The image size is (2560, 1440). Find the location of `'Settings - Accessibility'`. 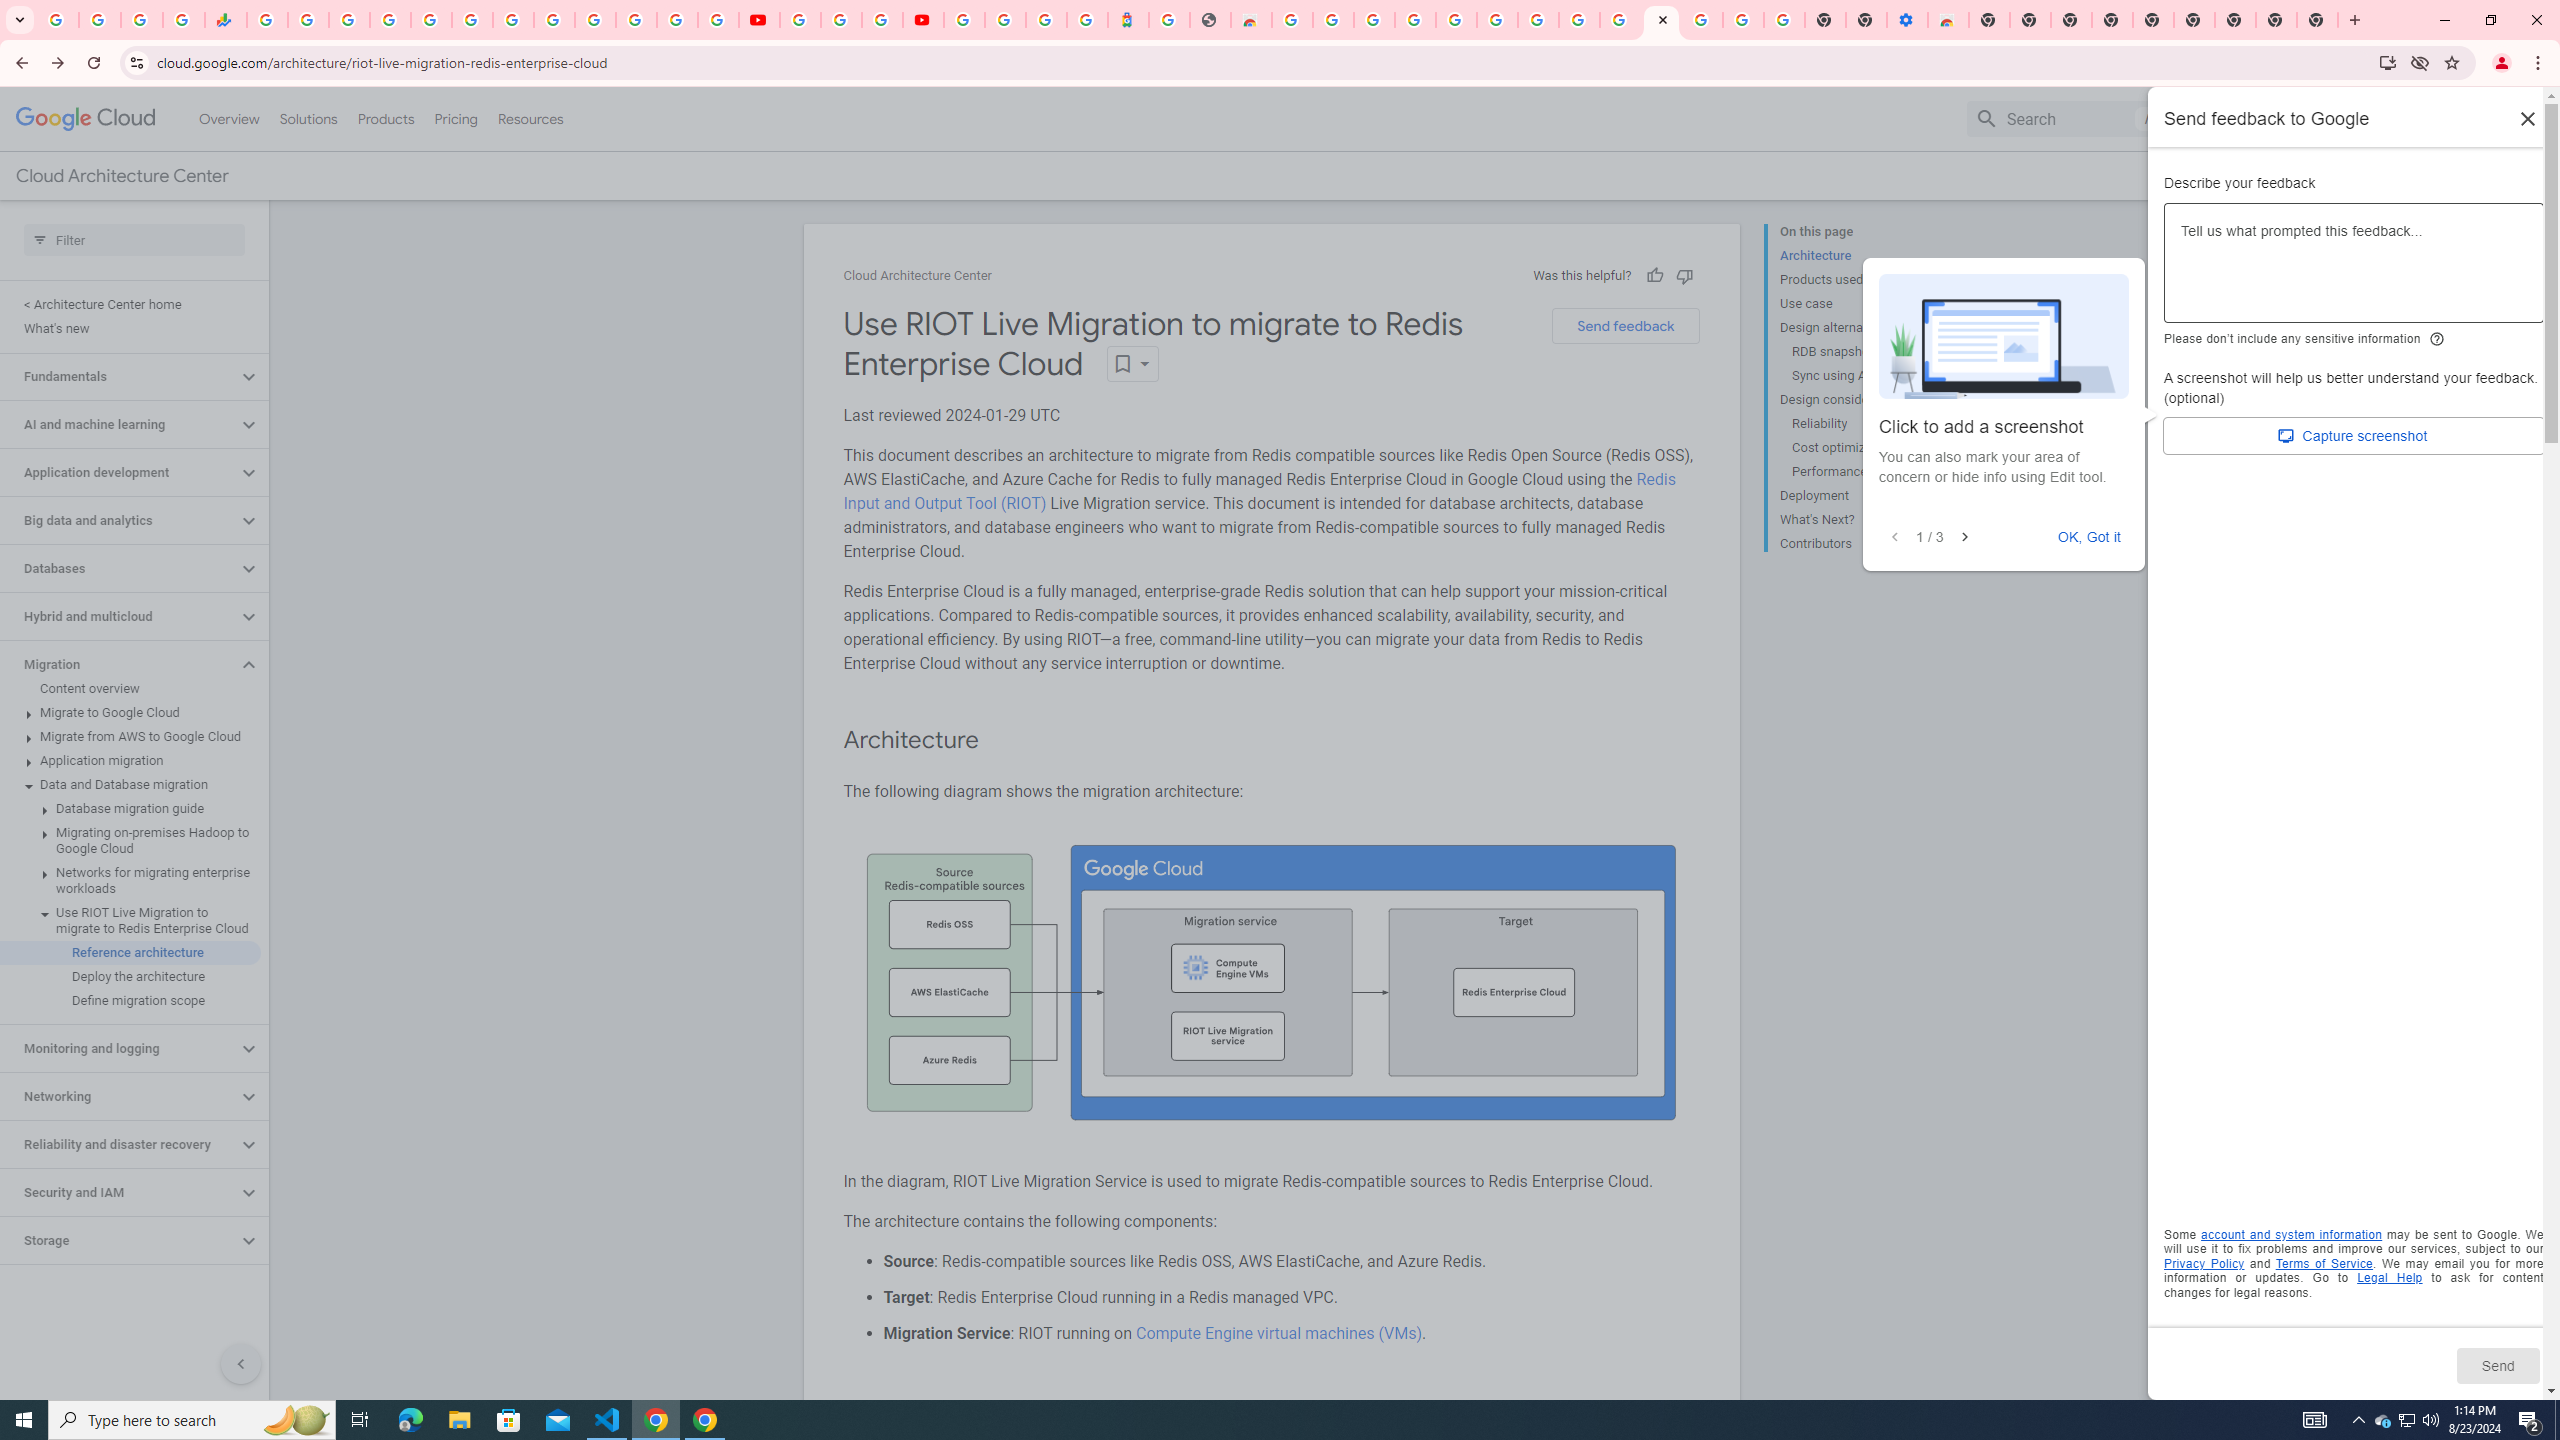

'Settings - Accessibility' is located at coordinates (1907, 19).